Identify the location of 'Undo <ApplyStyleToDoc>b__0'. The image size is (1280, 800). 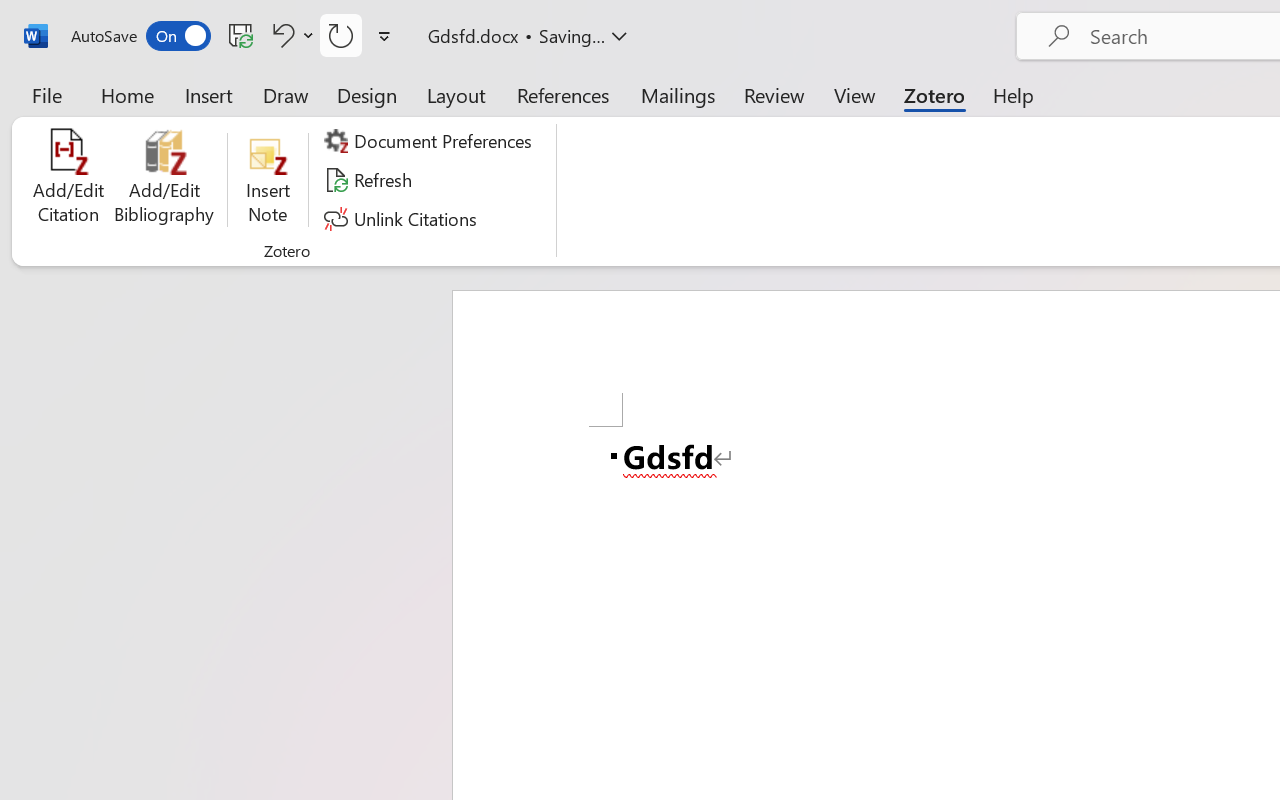
(289, 34).